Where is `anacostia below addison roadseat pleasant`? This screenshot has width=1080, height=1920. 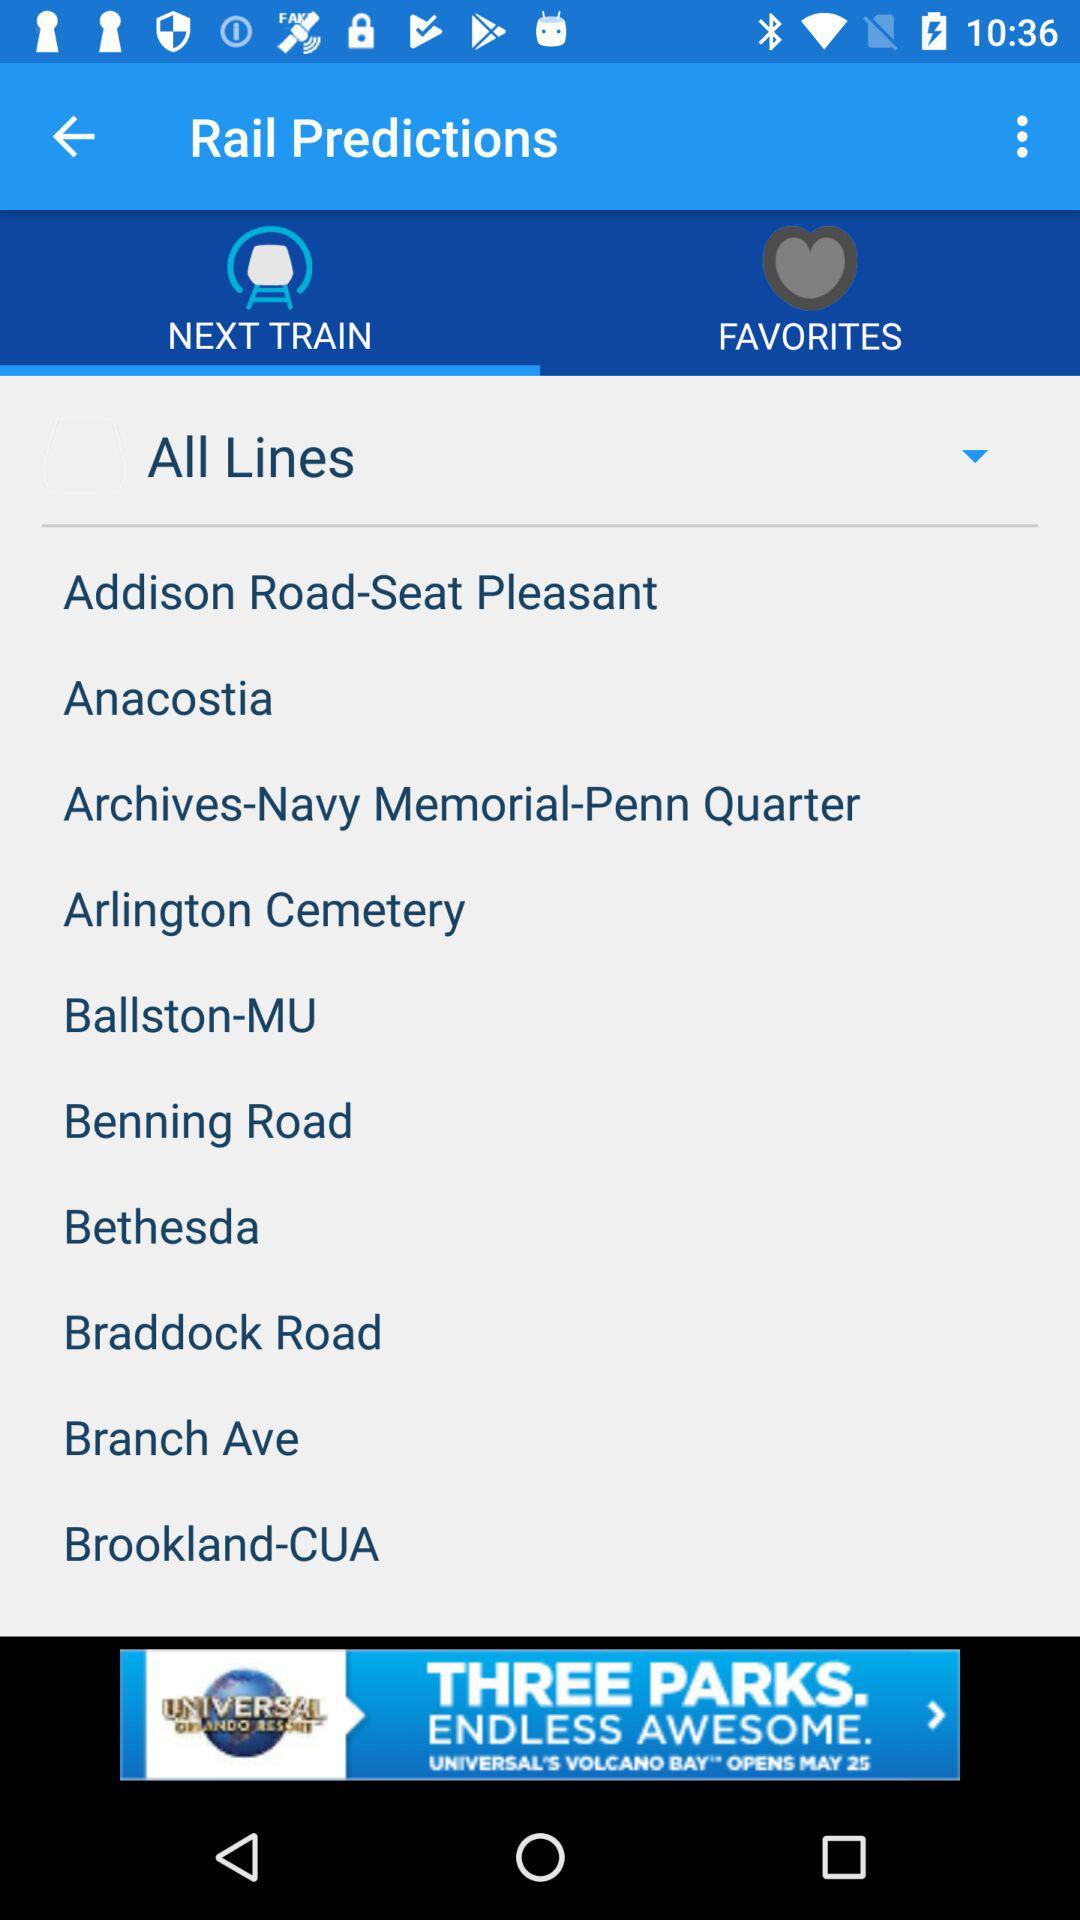 anacostia below addison roadseat pleasant is located at coordinates (540, 696).